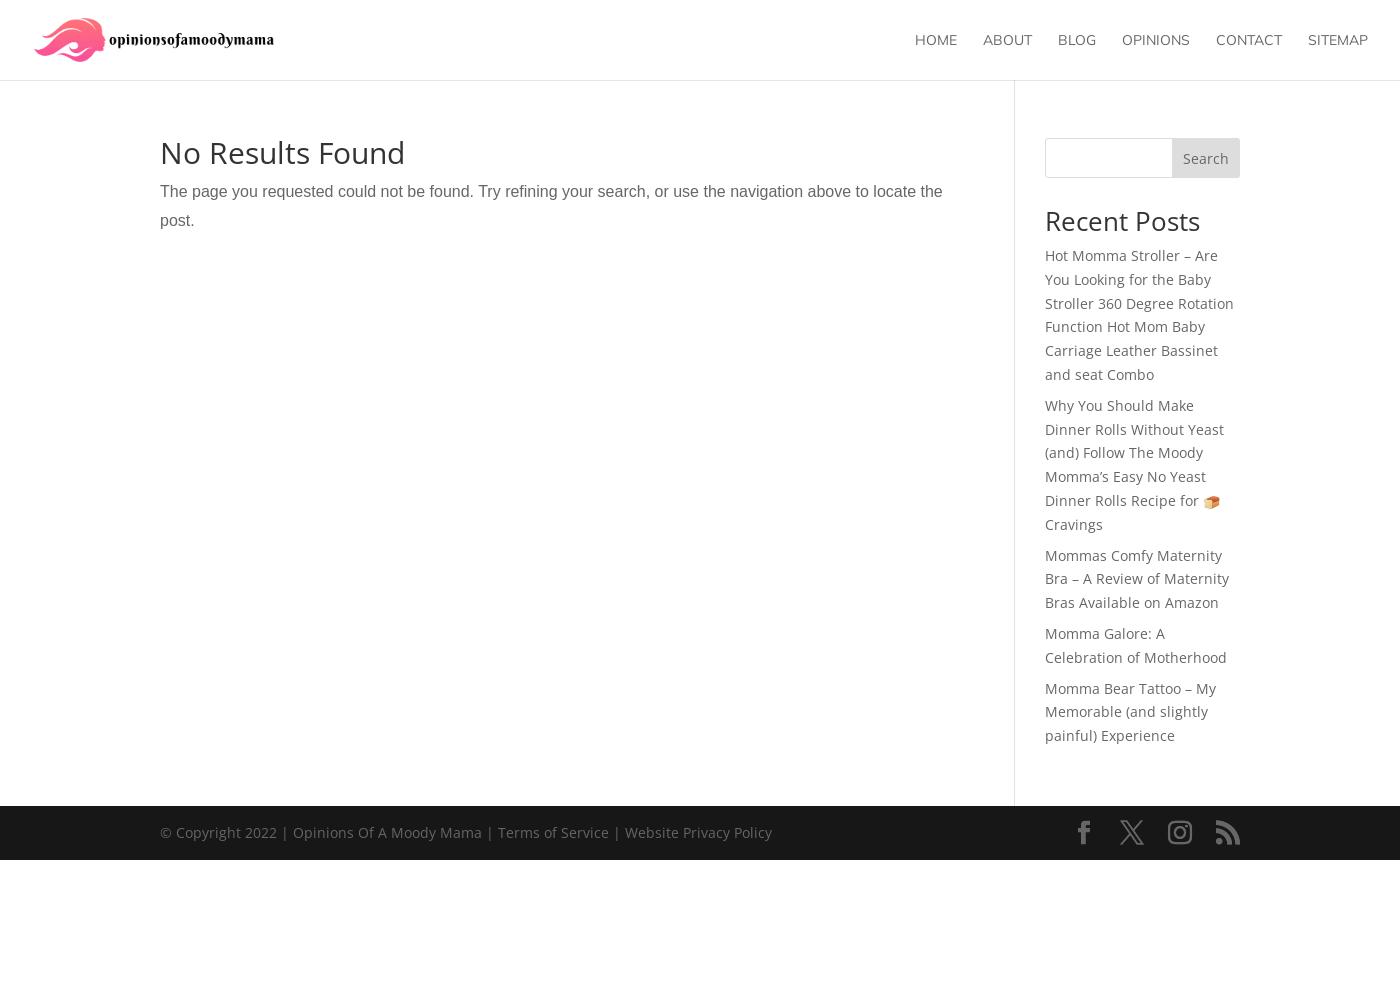 The height and width of the screenshot is (1000, 1400). I want to click on 'Why You Should Make Dinner Rolls Without Yeast (and) Follow The Moody Momma’s Easy No Yeast Dinner Rolls Recipe for 🍞 Cravings', so click(1043, 463).